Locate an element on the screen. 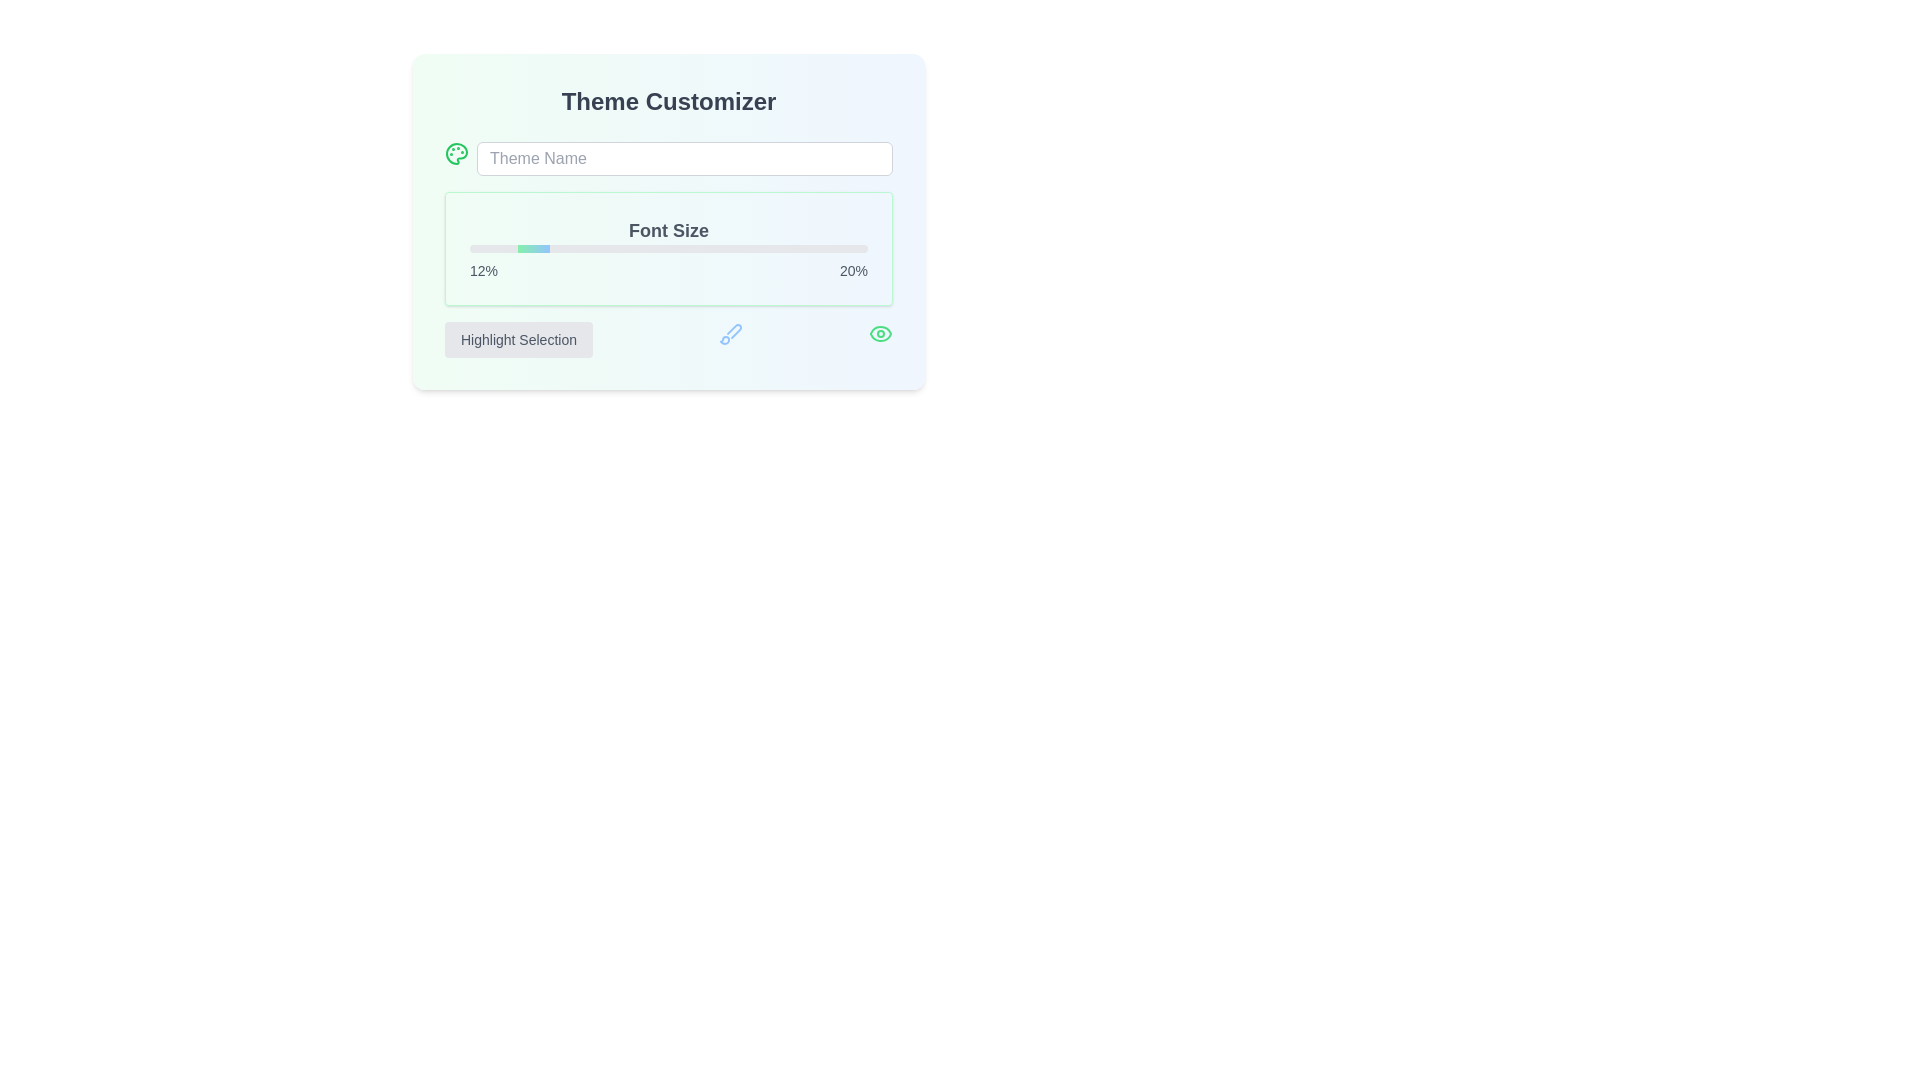 This screenshot has height=1080, width=1920. the text label displaying '12%' and '20%' percentages, located below the slider in the 'Font Size' section is located at coordinates (668, 270).